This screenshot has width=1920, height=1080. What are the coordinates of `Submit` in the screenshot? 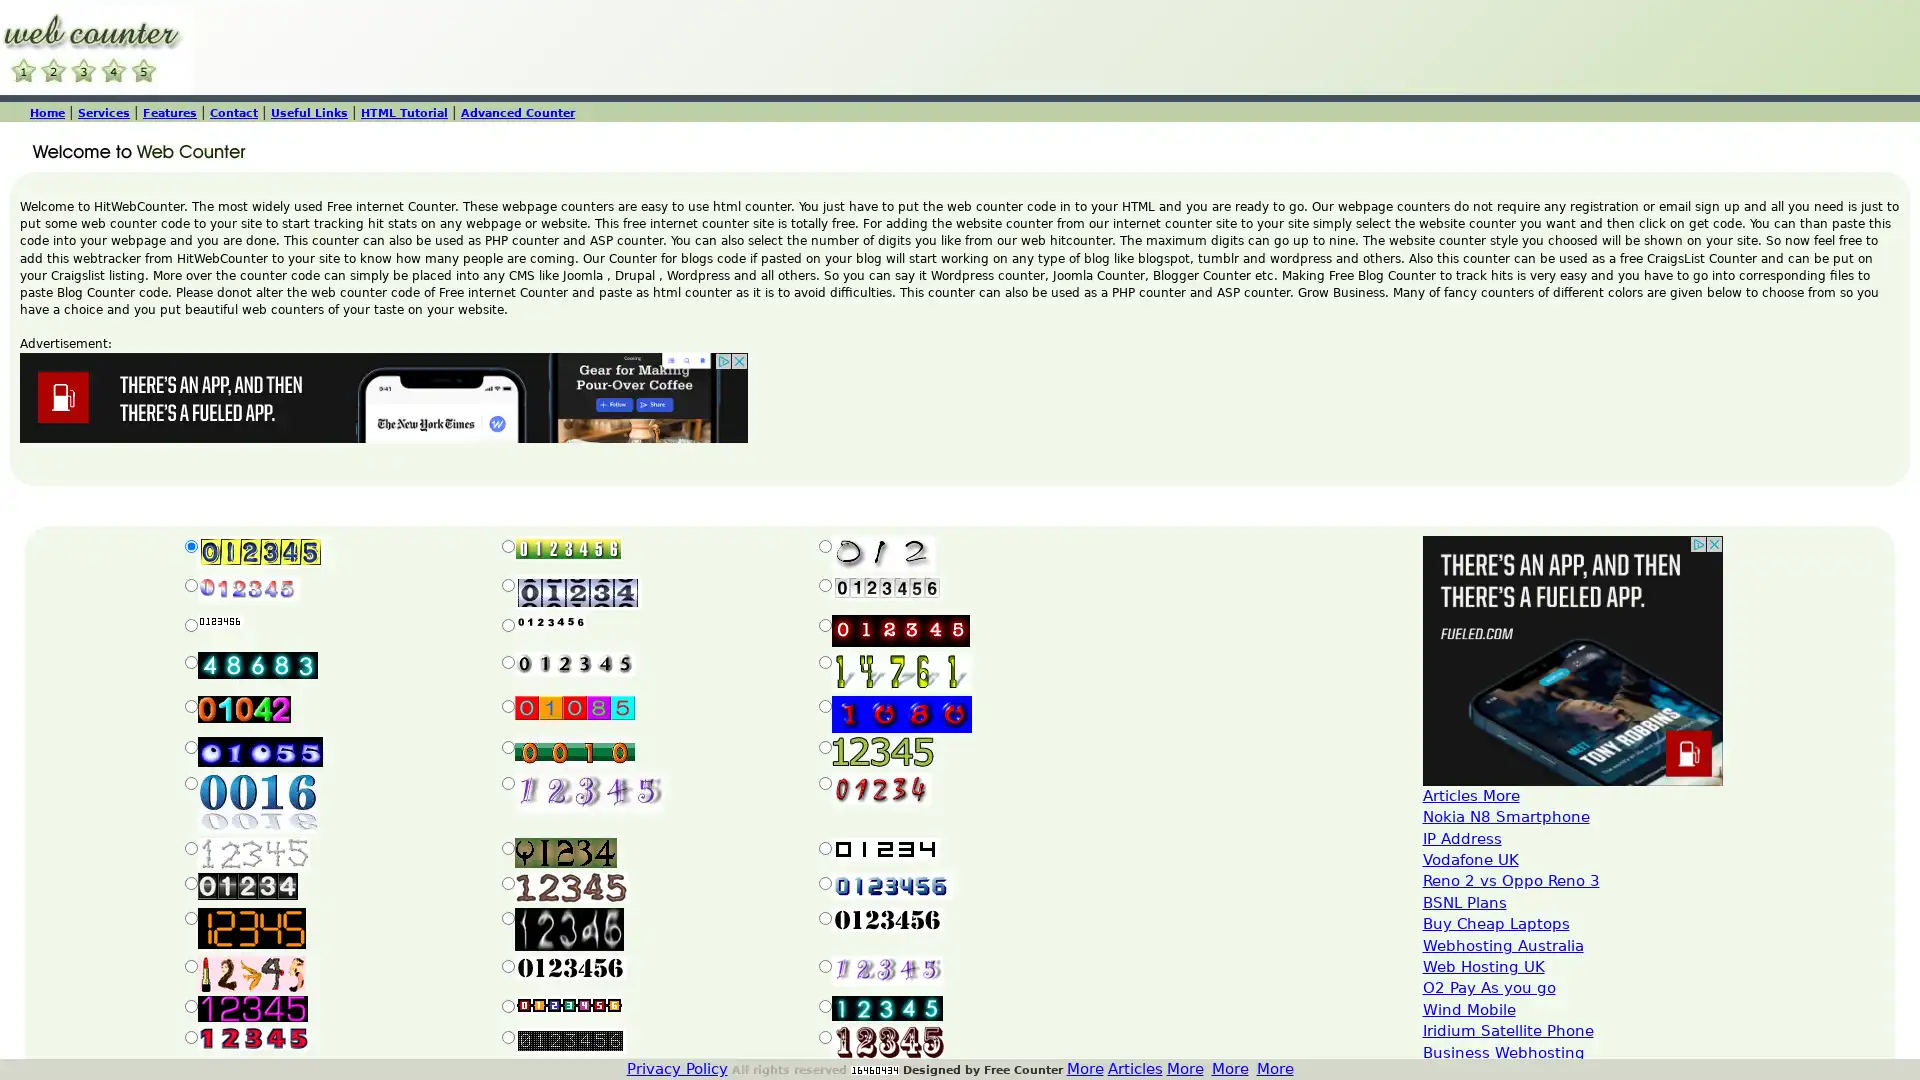 It's located at (573, 752).